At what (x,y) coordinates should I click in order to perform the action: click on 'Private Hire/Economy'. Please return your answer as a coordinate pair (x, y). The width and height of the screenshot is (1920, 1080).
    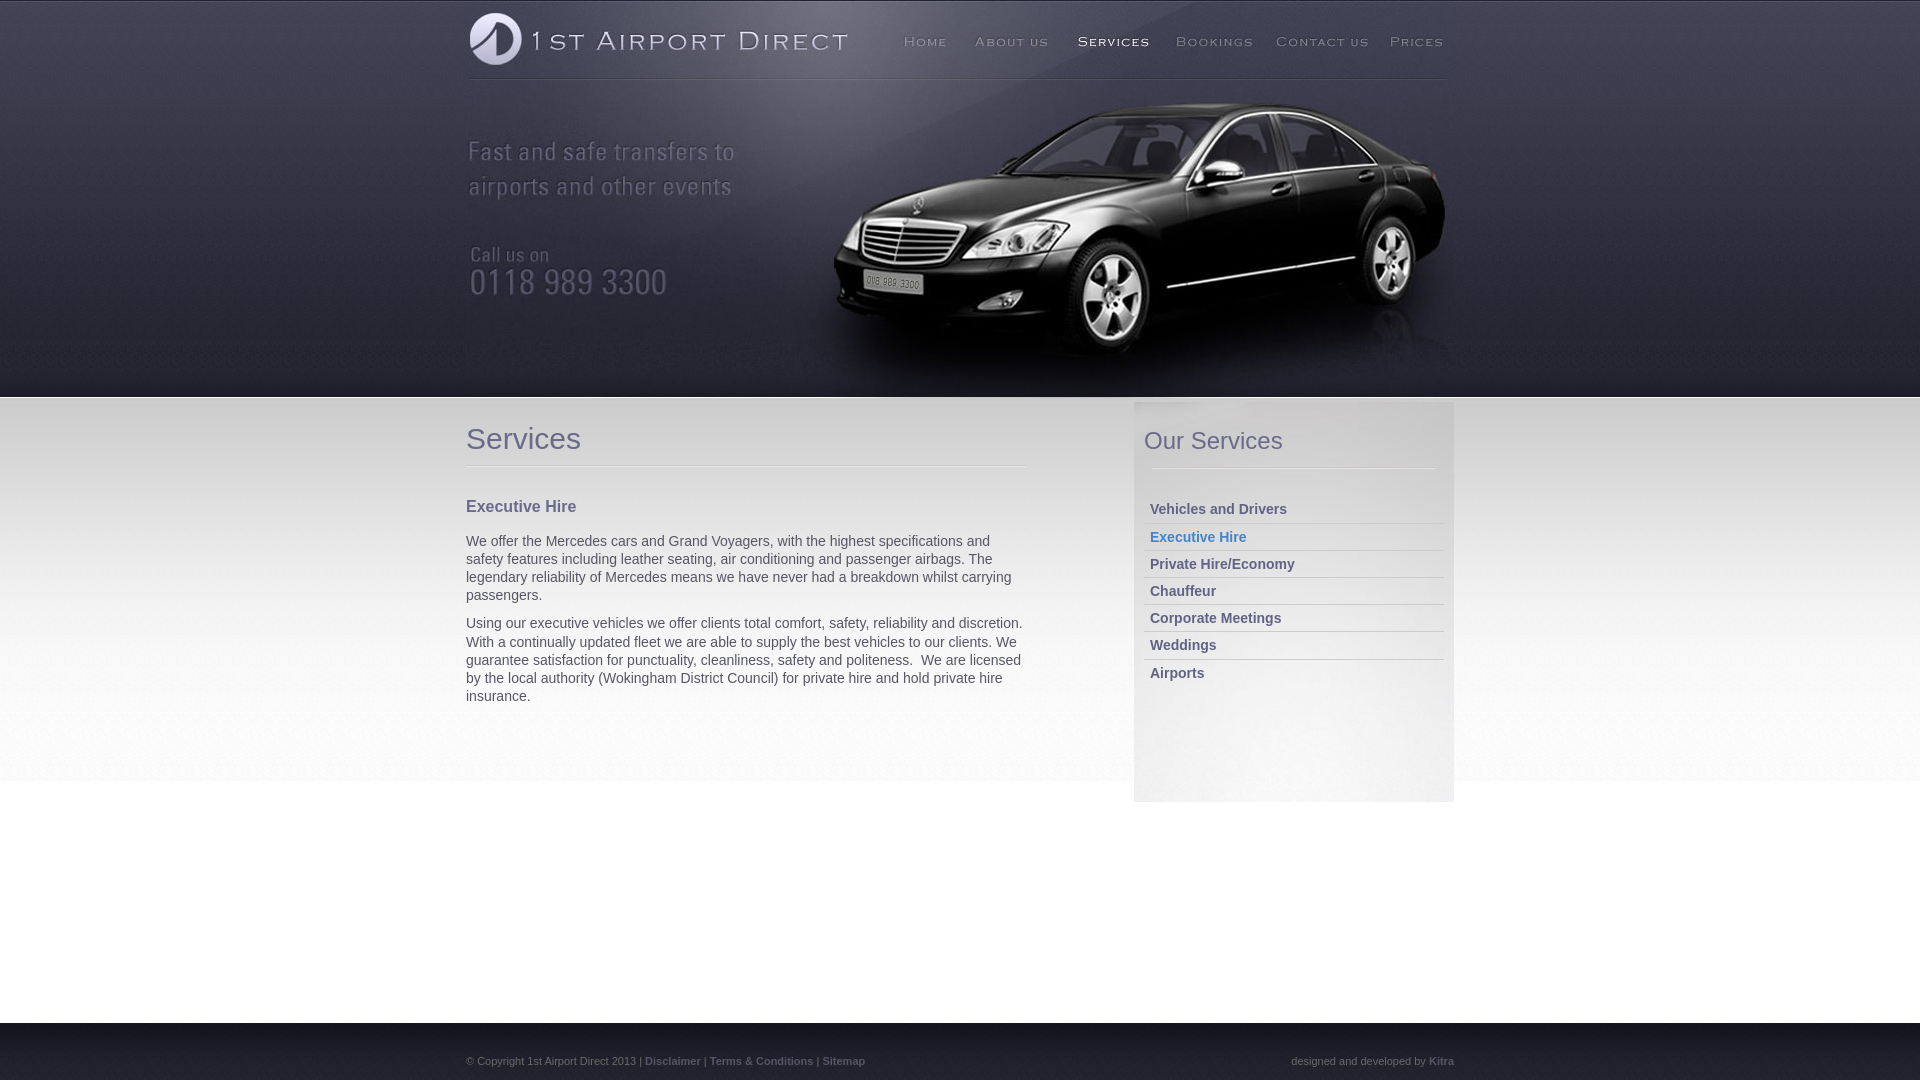
    Looking at the image, I should click on (1150, 563).